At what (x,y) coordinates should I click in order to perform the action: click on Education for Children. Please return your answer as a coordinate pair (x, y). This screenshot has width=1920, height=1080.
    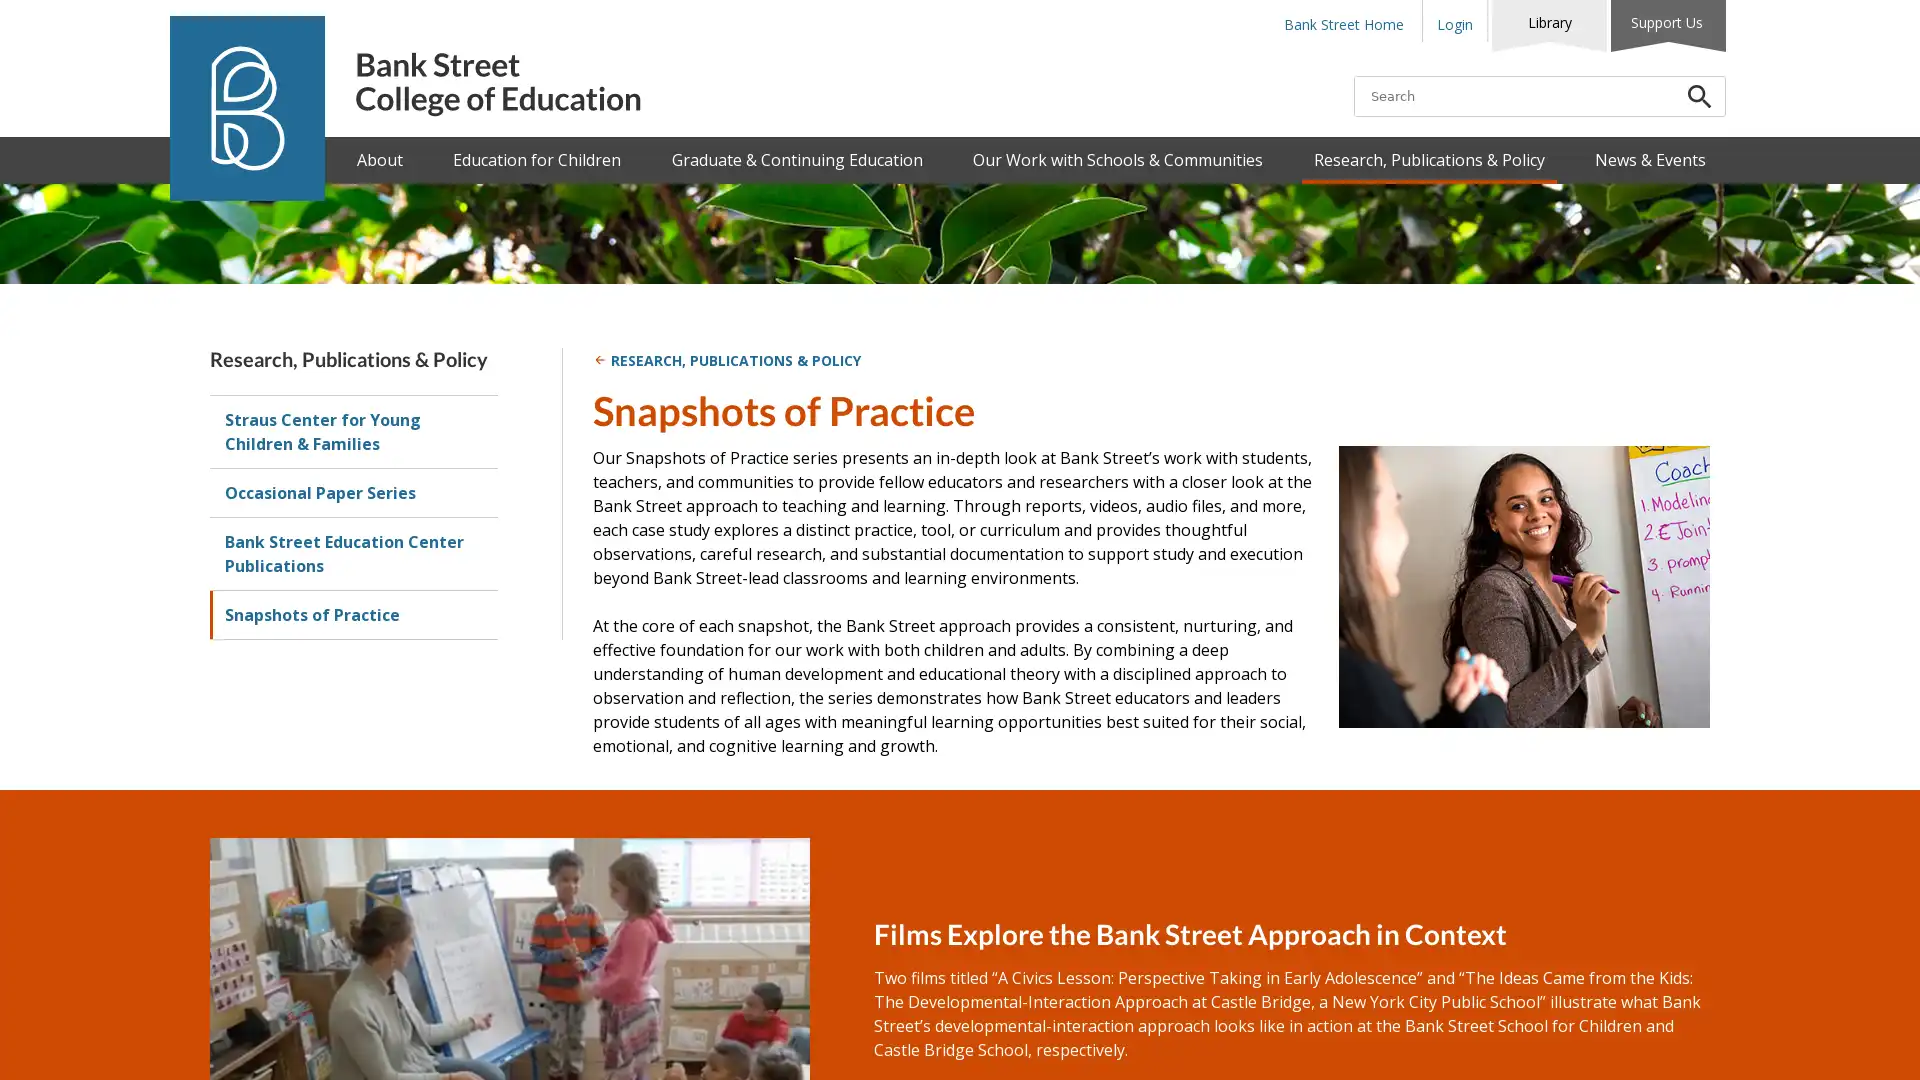
    Looking at the image, I should click on (537, 159).